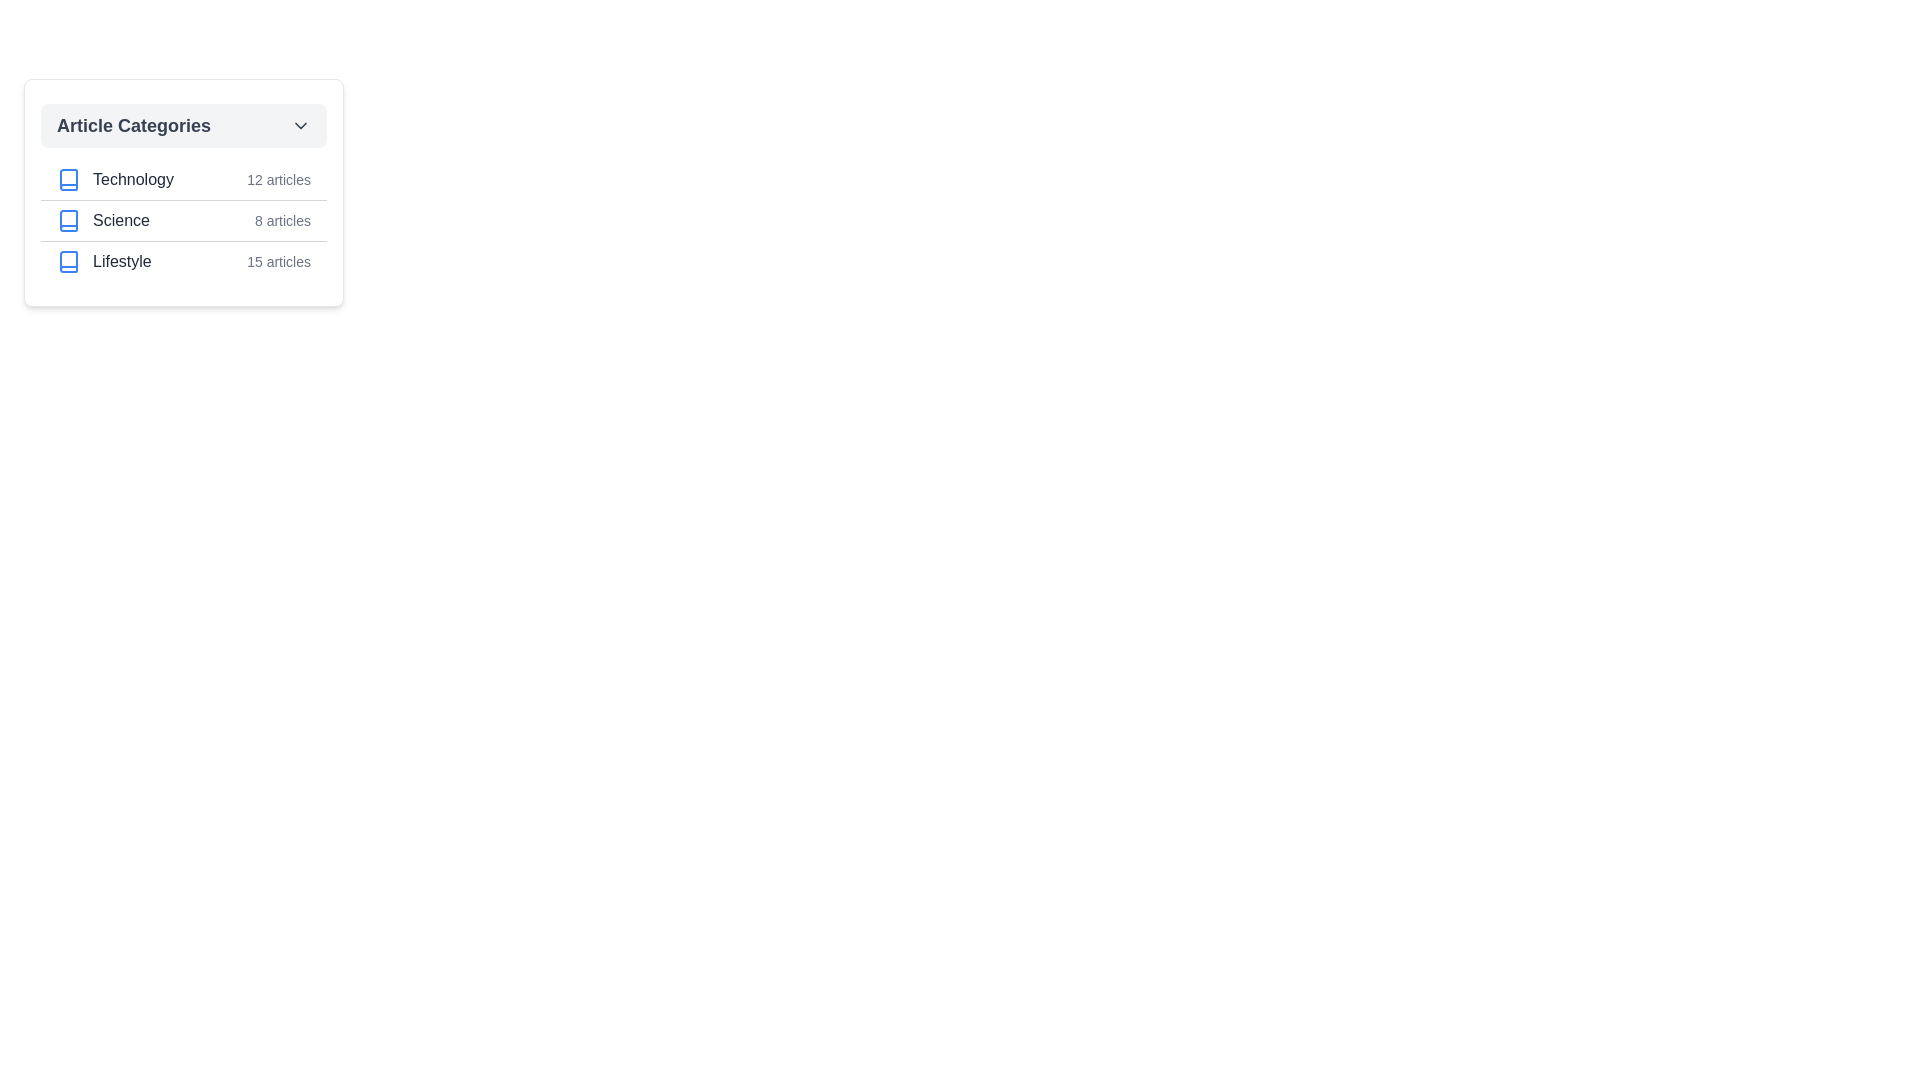  Describe the element at coordinates (300, 126) in the screenshot. I see `the downward-pointing chevron icon adjacent to the 'Article Categories' text` at that location.